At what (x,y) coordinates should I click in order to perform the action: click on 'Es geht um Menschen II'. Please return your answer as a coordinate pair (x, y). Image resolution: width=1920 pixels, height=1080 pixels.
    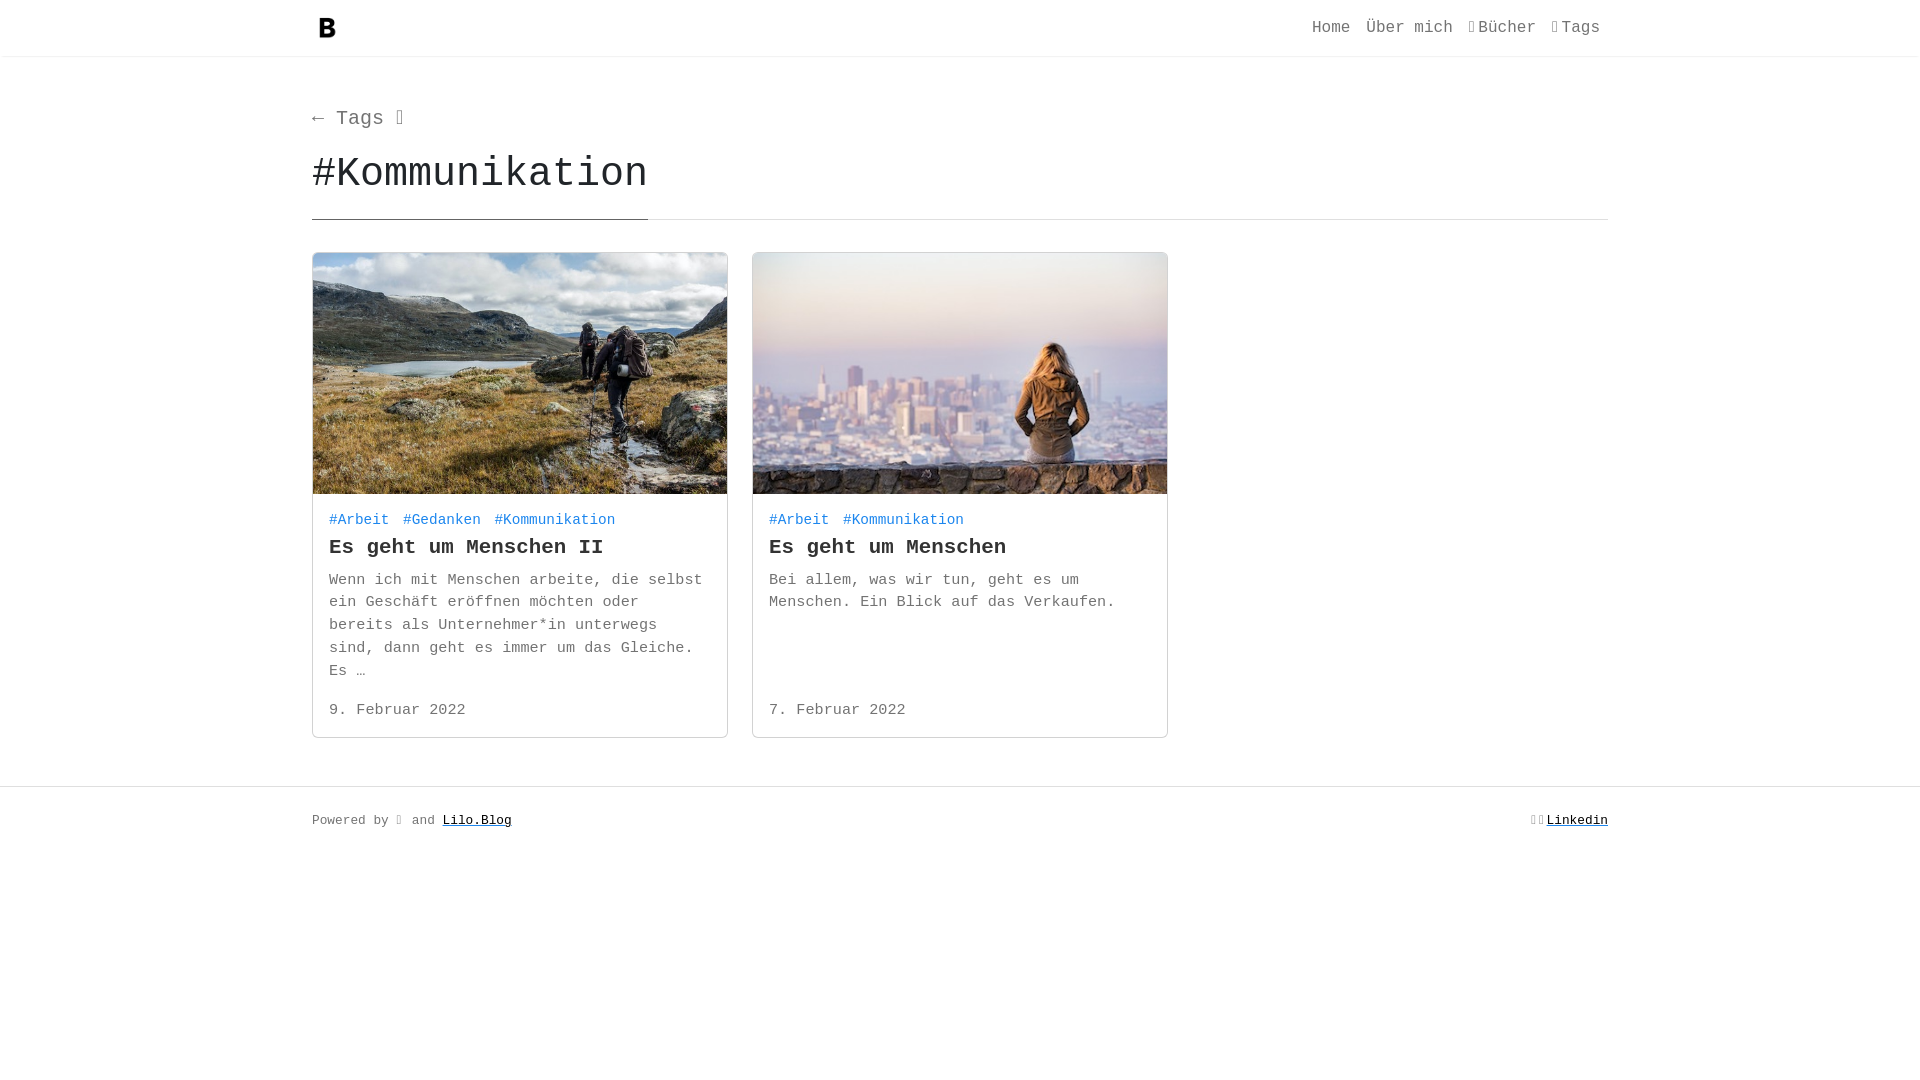
    Looking at the image, I should click on (465, 547).